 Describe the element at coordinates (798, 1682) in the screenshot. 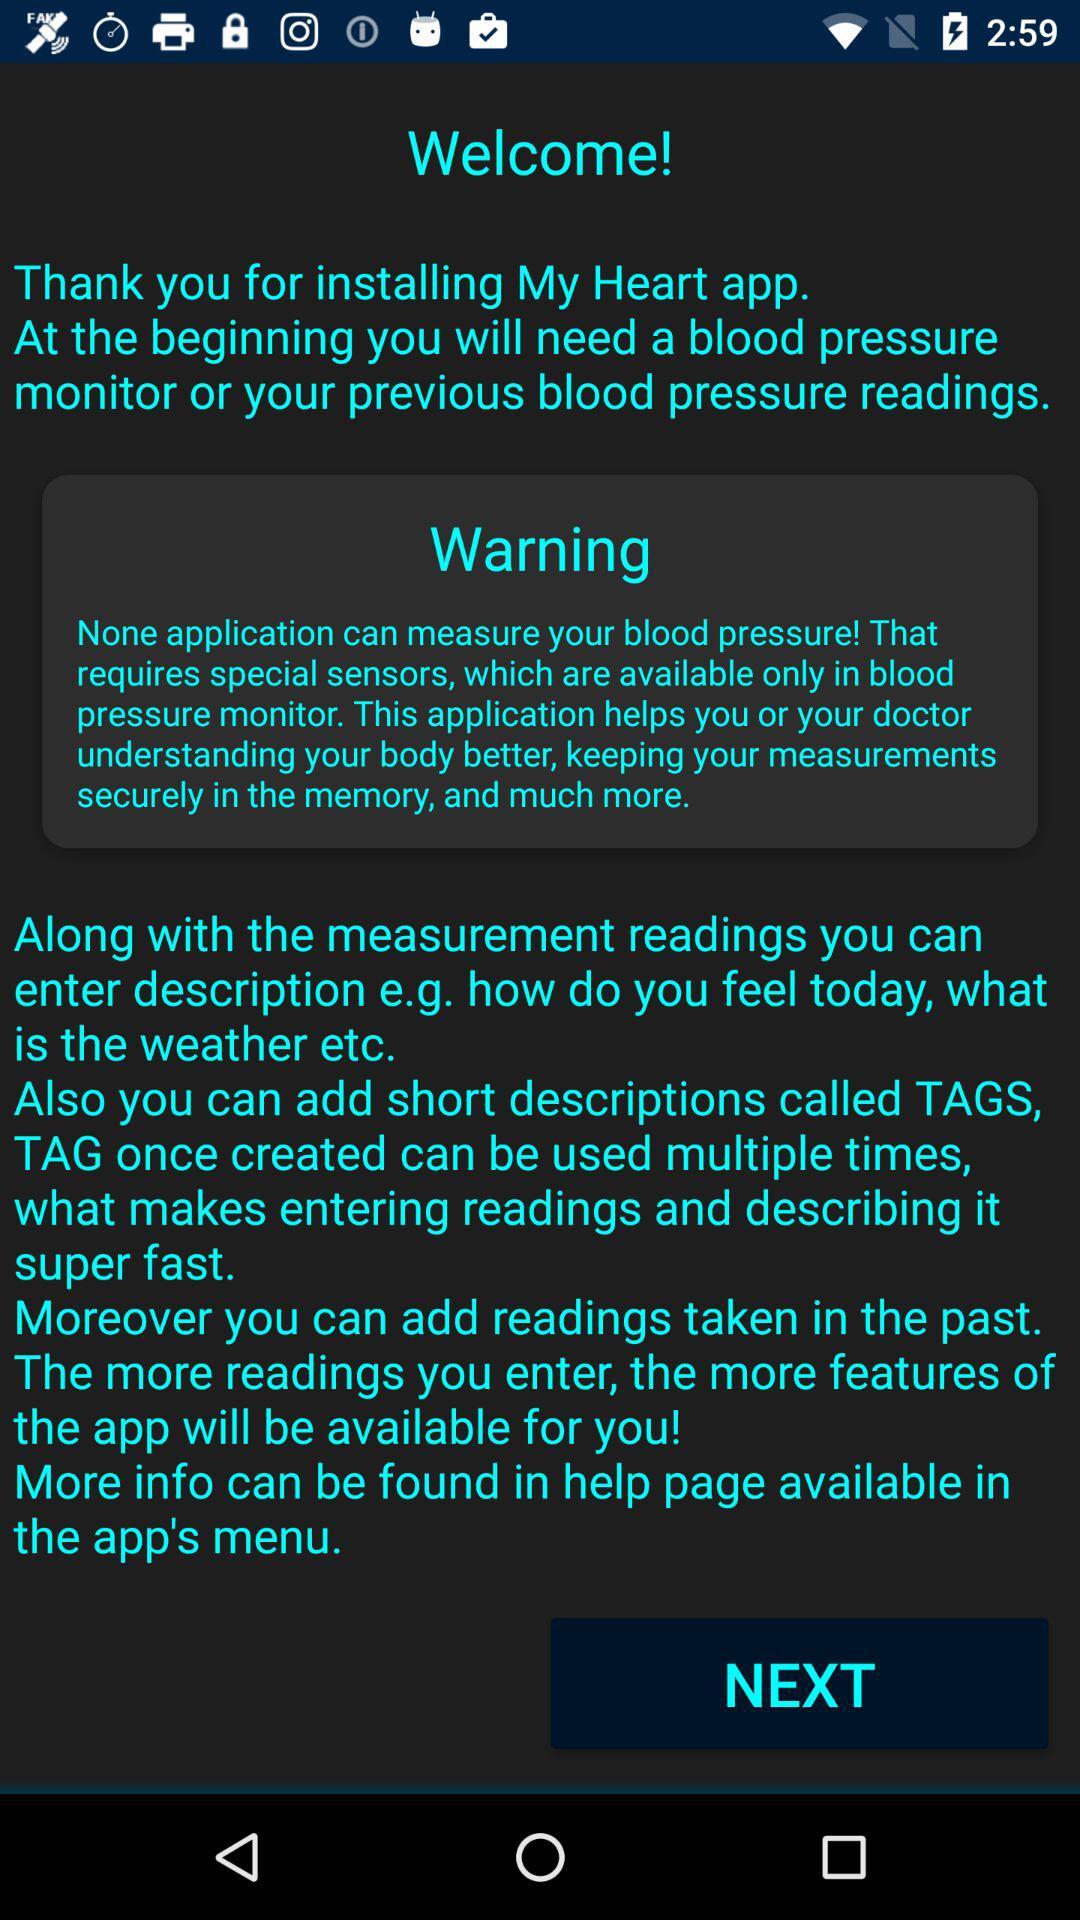

I see `the next item` at that location.